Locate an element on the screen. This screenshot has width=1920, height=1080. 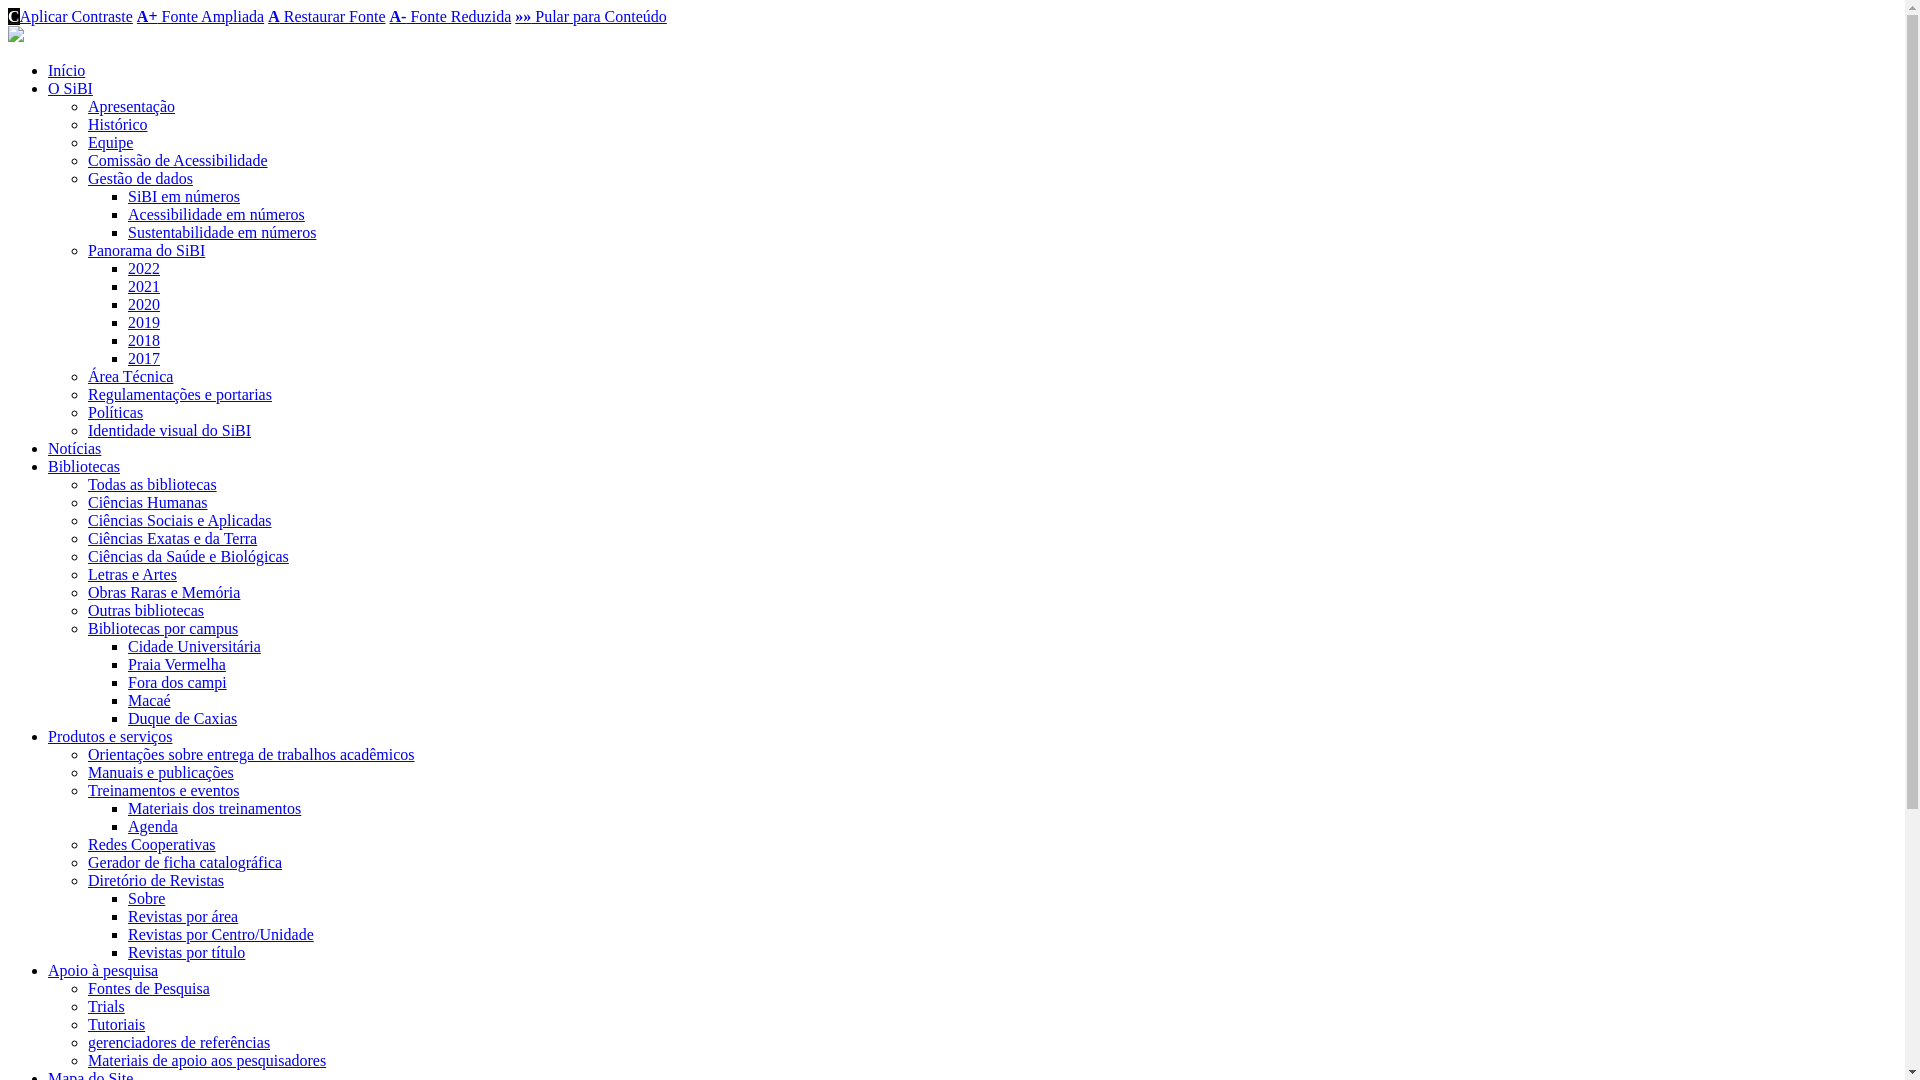
'Revistas por Centro/Unidade' is located at coordinates (220, 934).